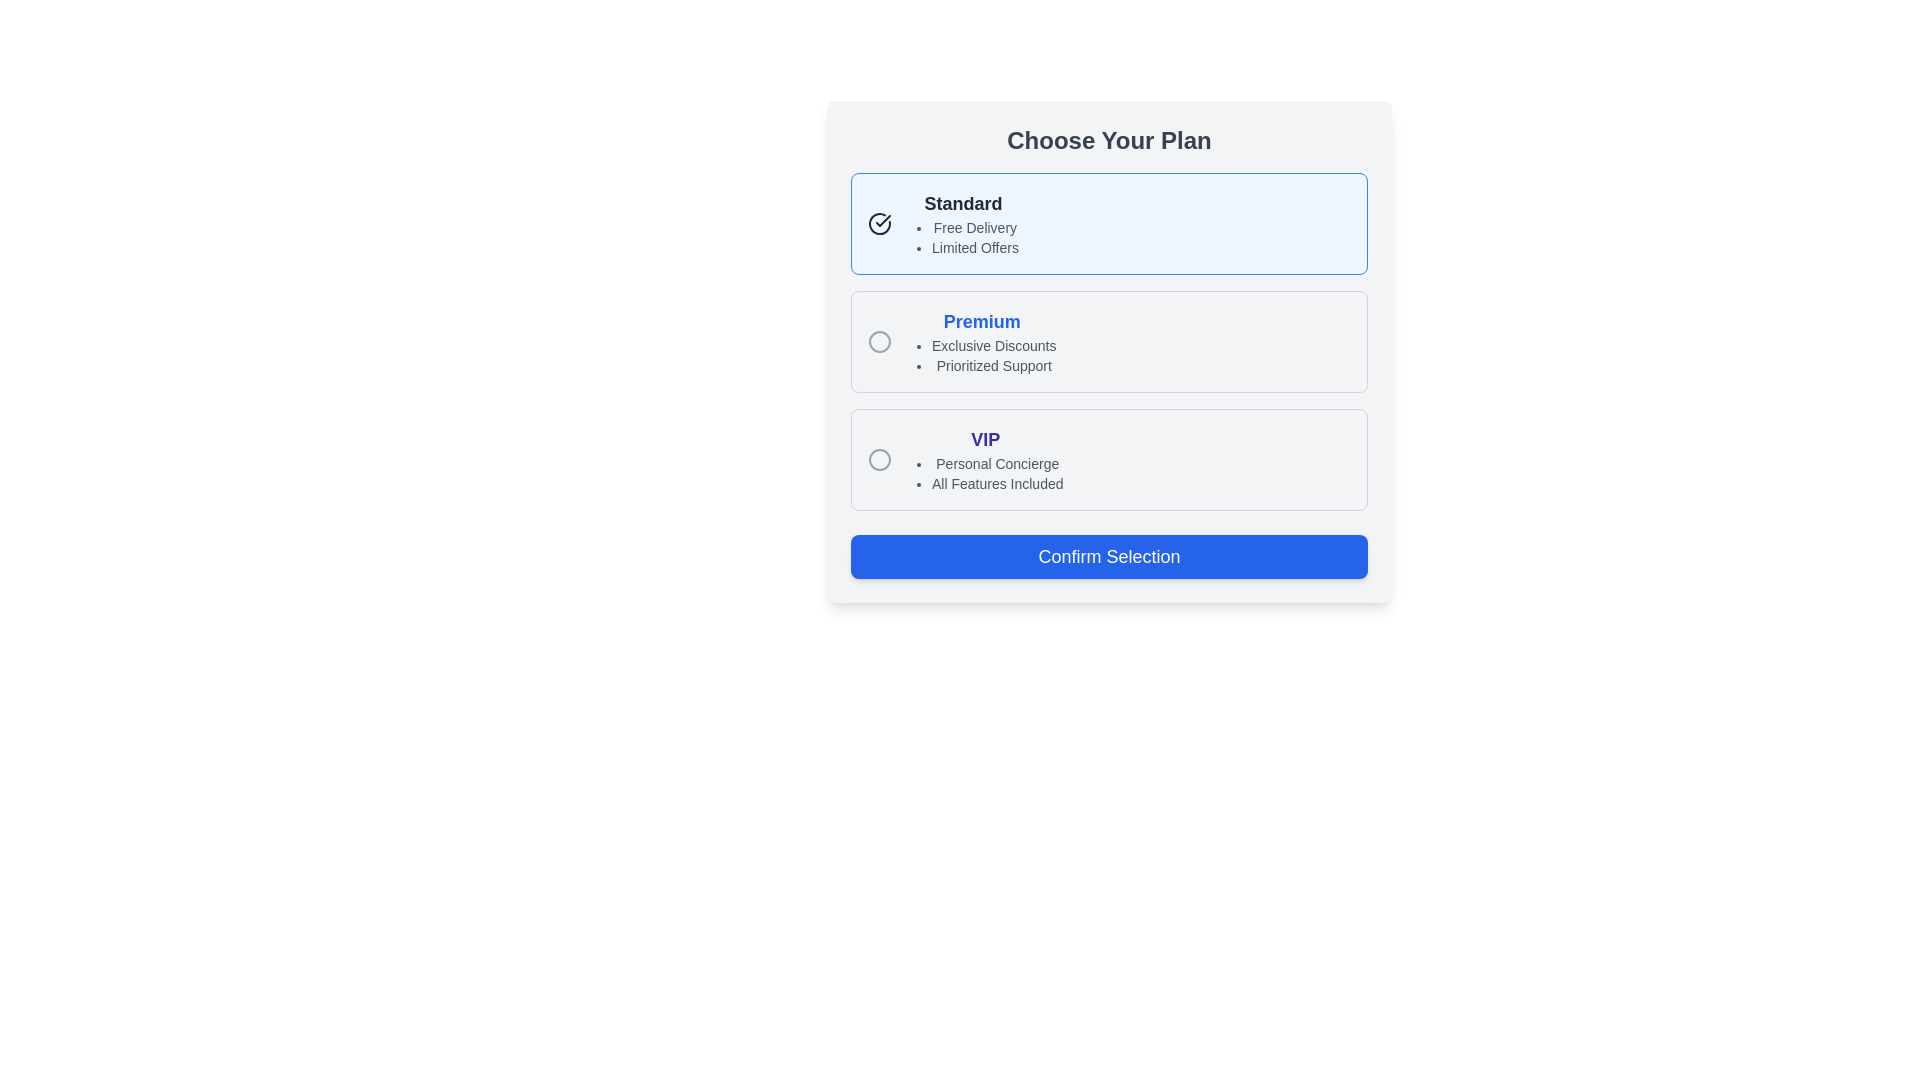 Image resolution: width=1920 pixels, height=1080 pixels. Describe the element at coordinates (975, 226) in the screenshot. I see `the first text item in the bulleted list under the 'Standard' plan option, which describes the 'Free Delivery' feature` at that location.